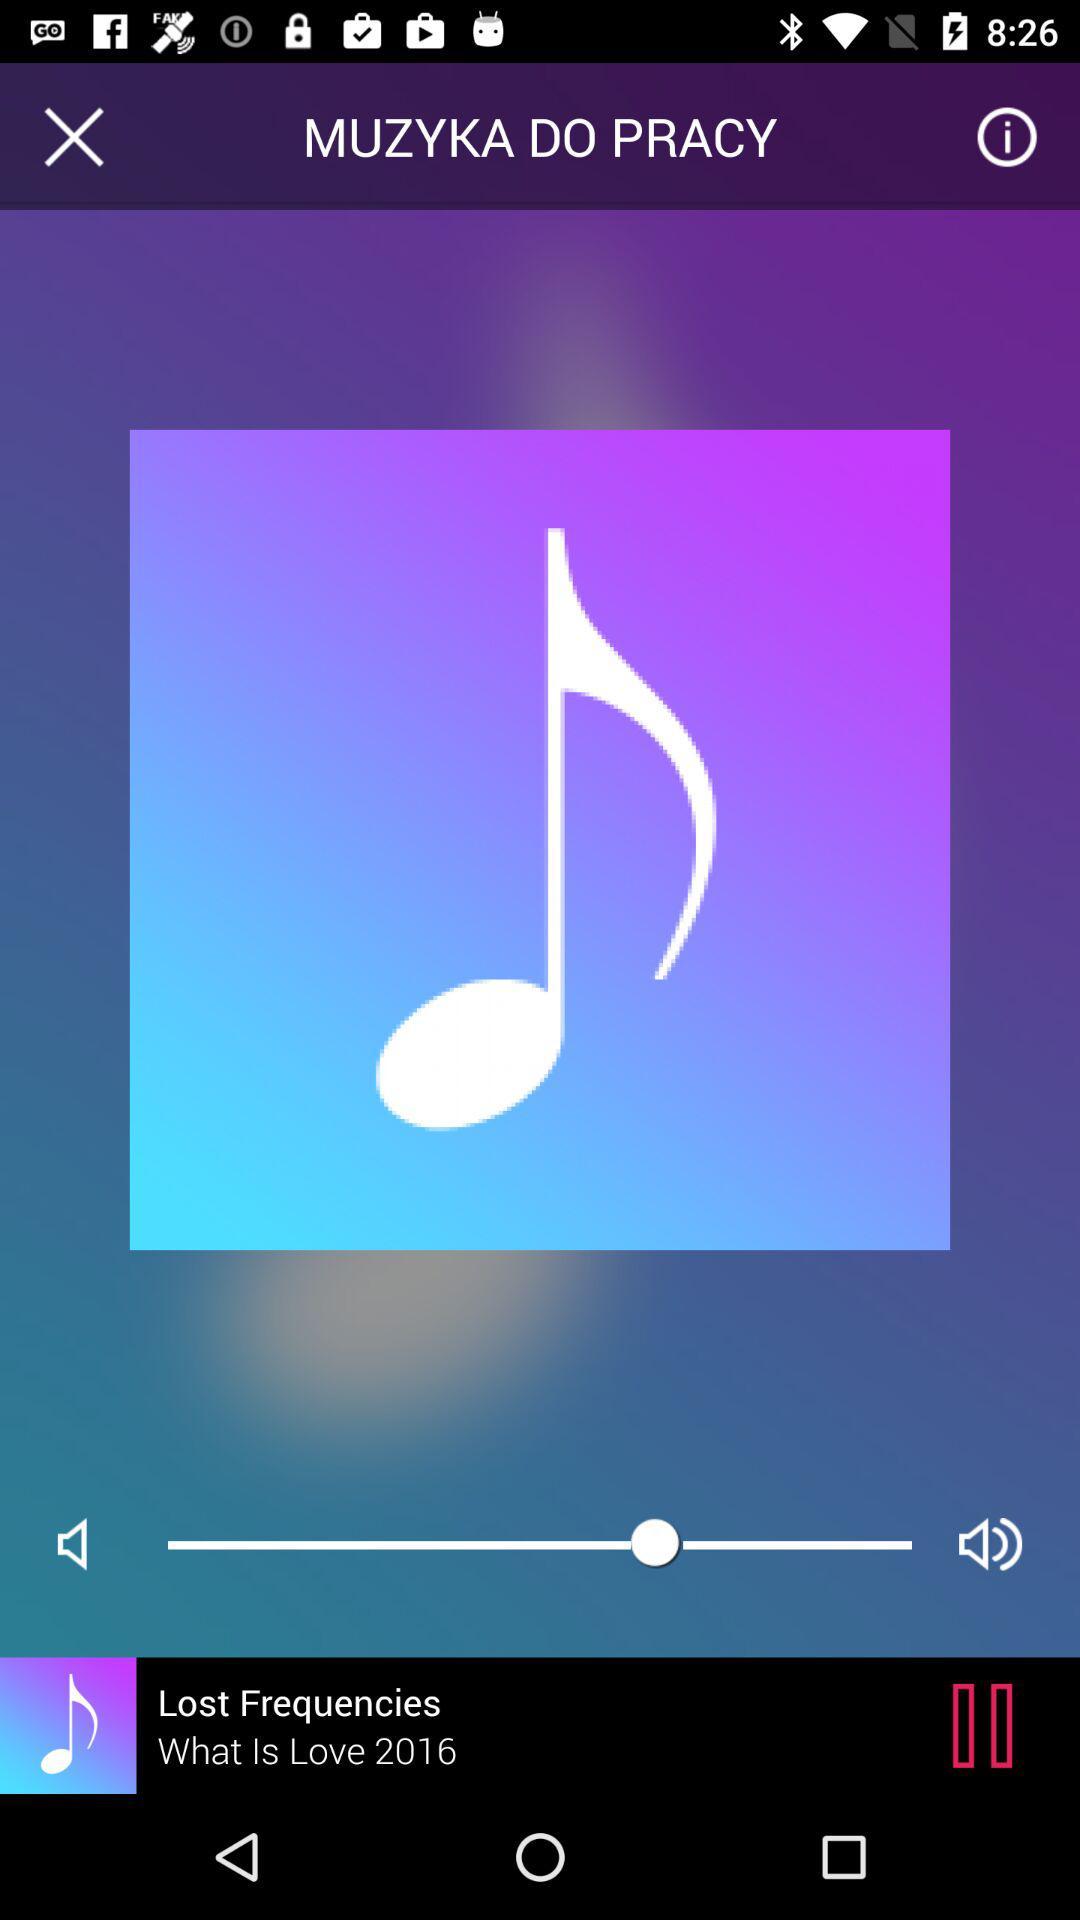  I want to click on icon to the left of muzyka do pracy item, so click(72, 135).